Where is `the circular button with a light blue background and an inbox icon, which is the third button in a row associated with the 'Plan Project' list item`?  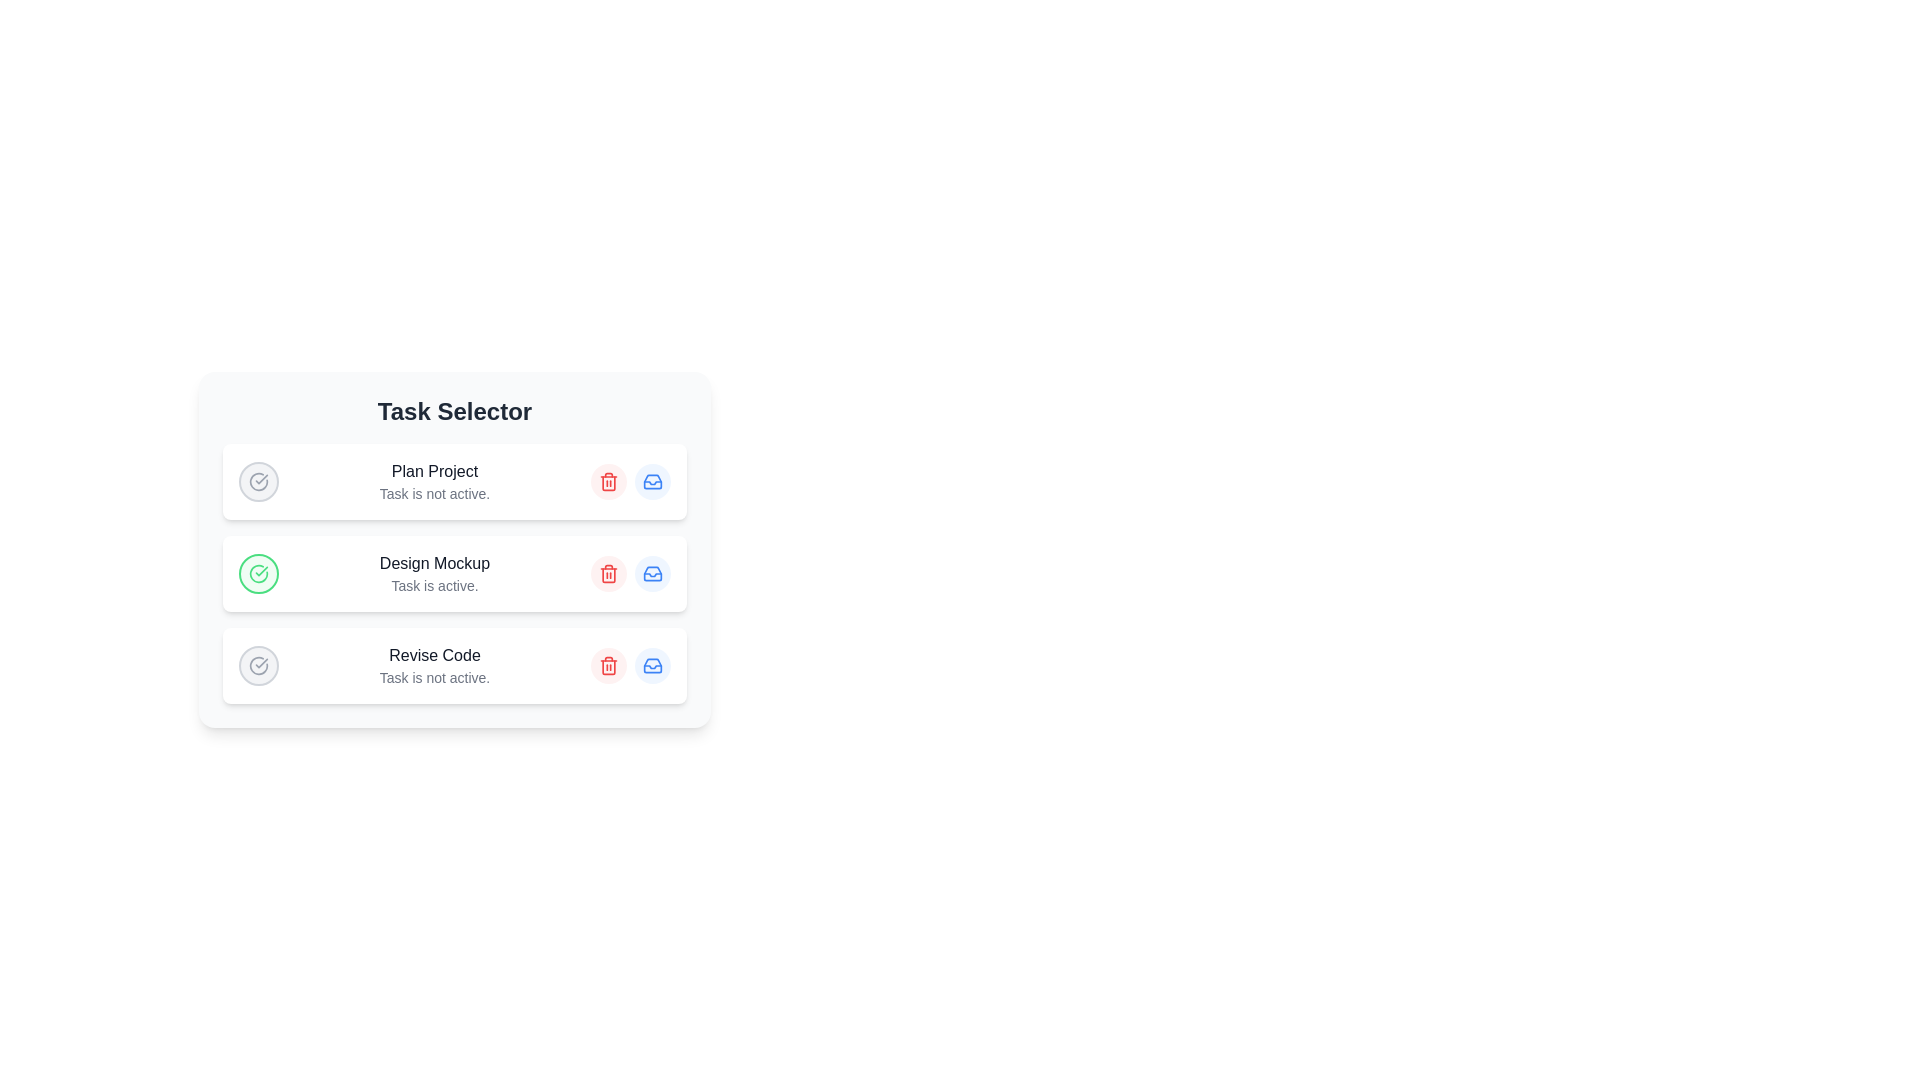 the circular button with a light blue background and an inbox icon, which is the third button in a row associated with the 'Plan Project' list item is located at coordinates (652, 482).